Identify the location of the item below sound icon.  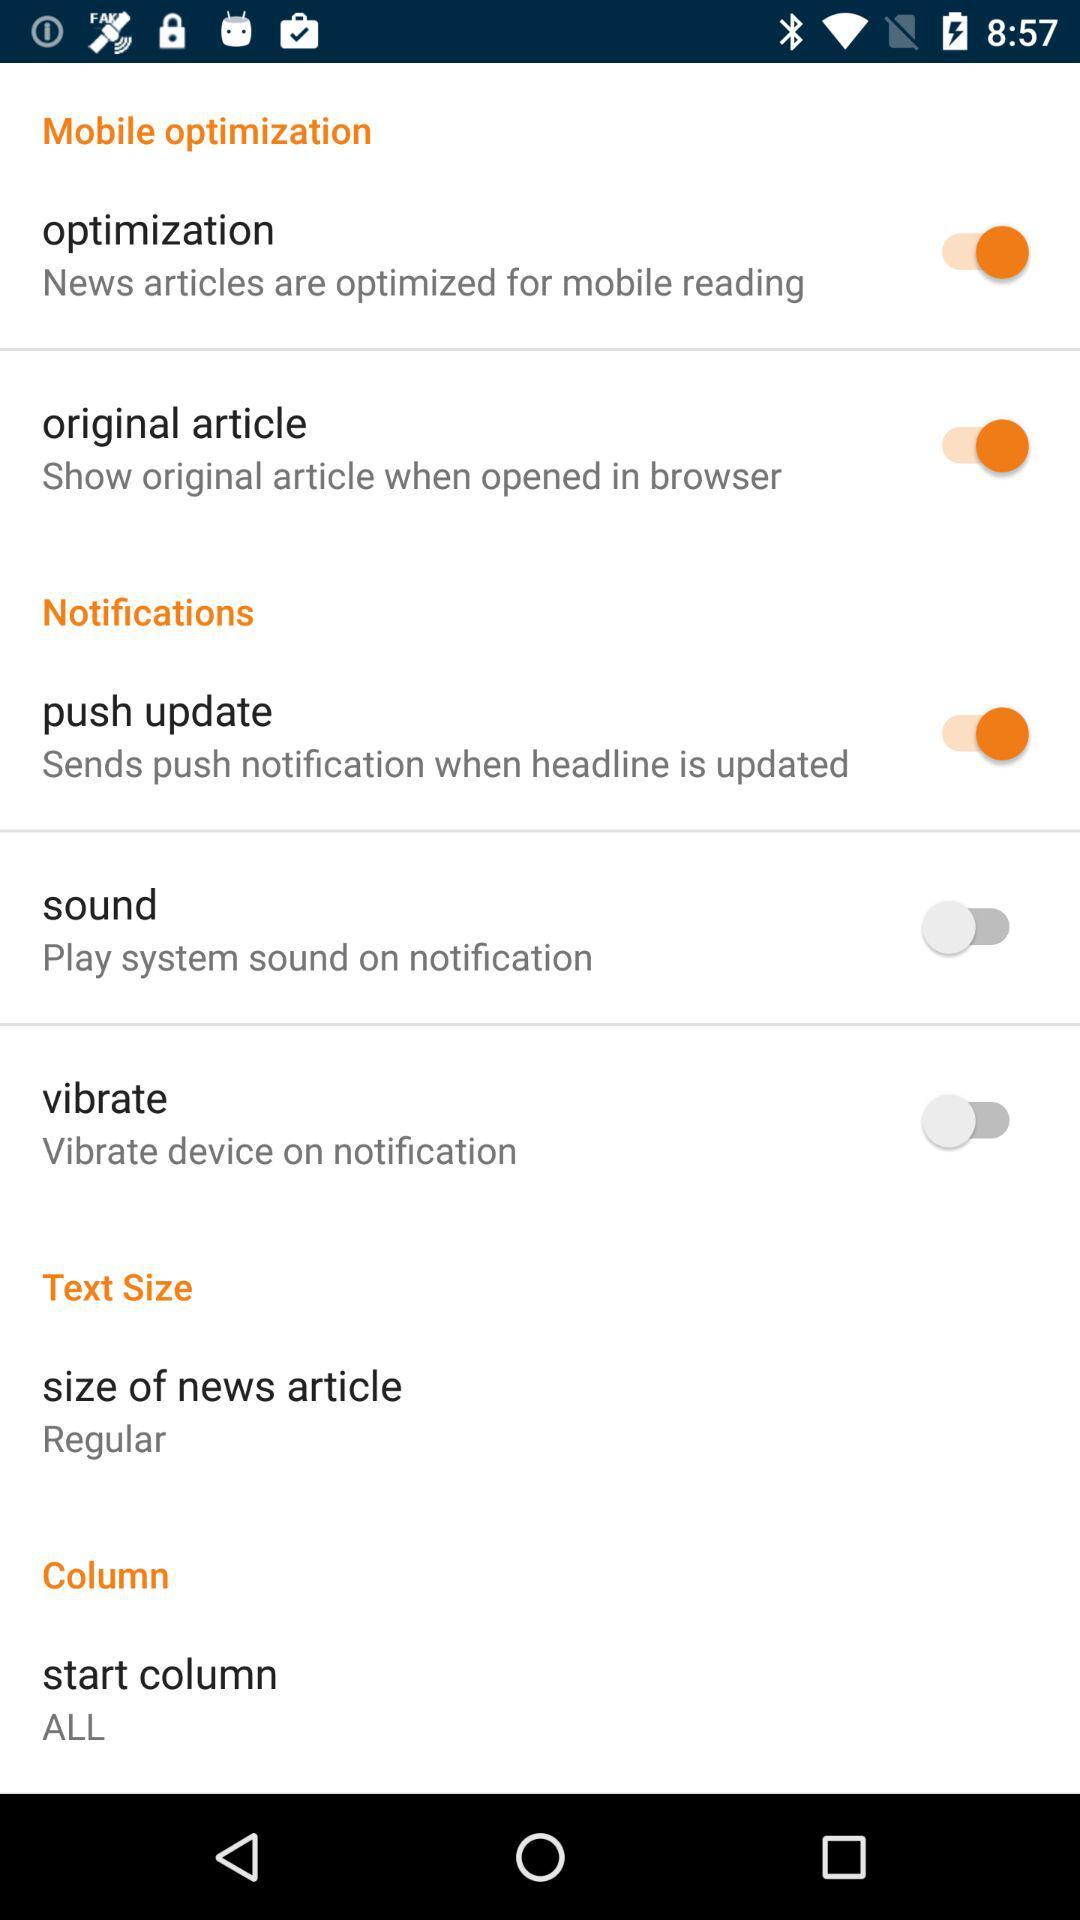
(316, 955).